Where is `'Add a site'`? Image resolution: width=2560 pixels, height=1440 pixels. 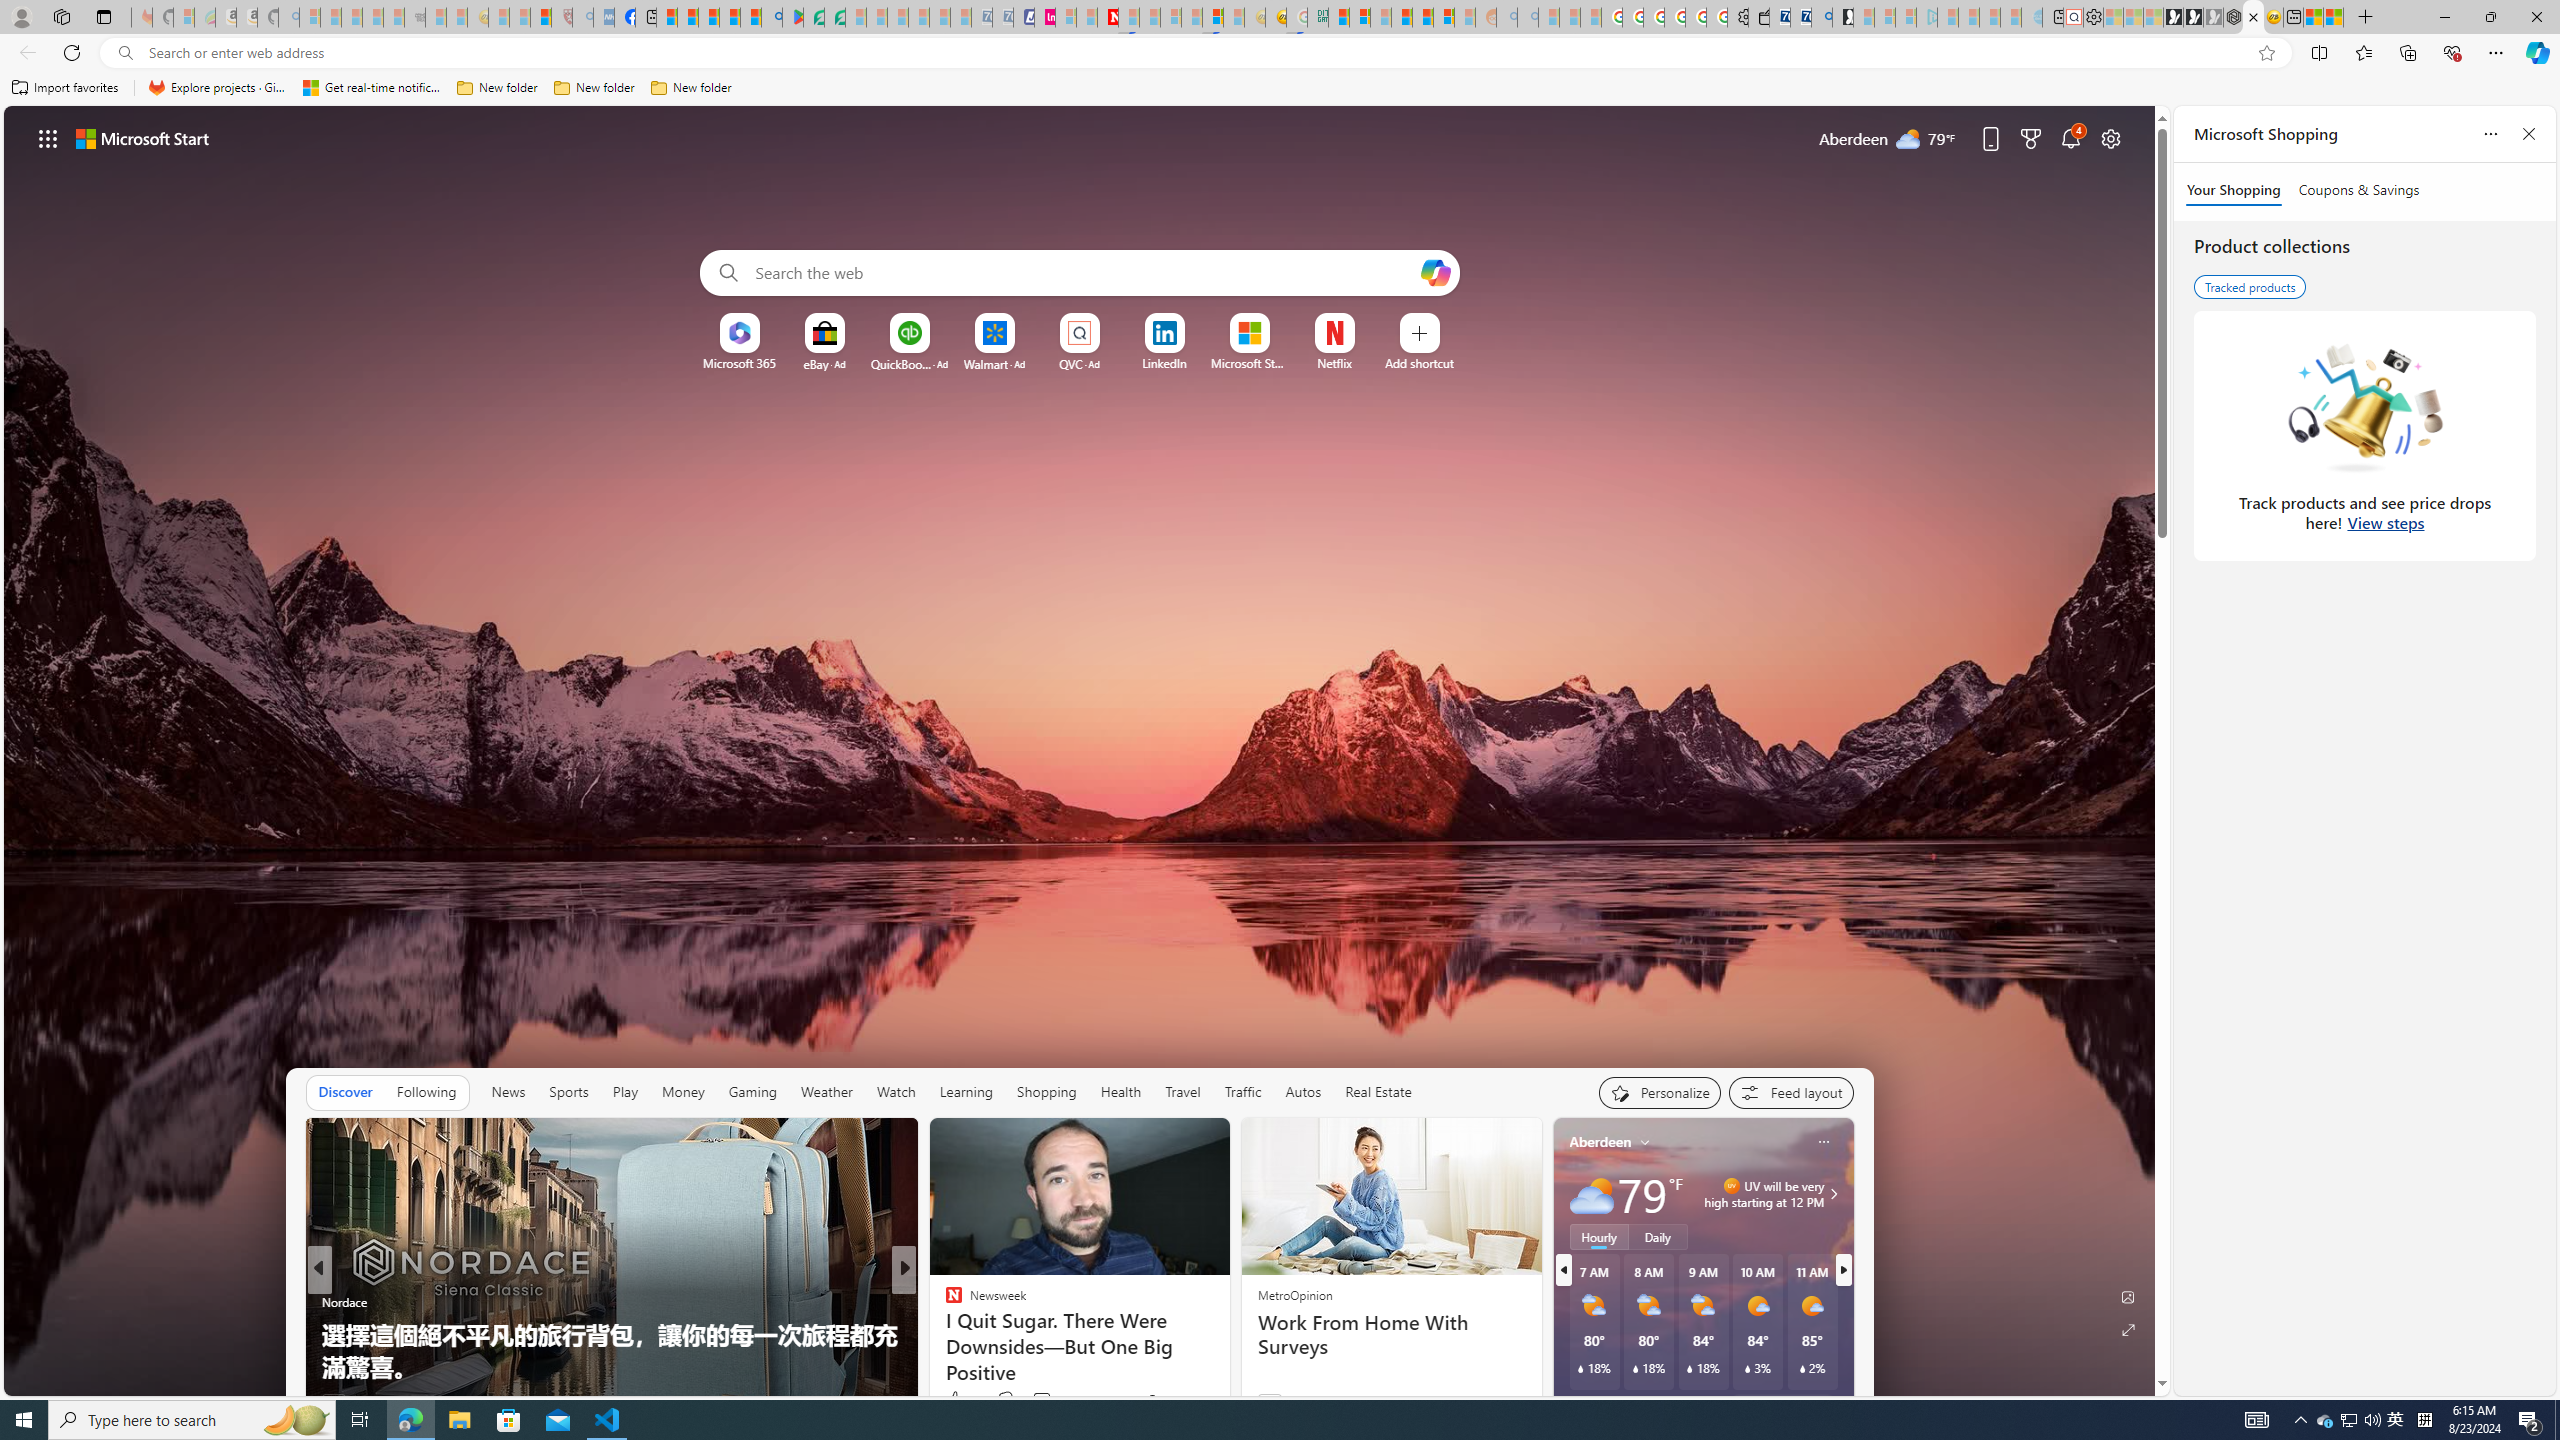 'Add a site' is located at coordinates (1418, 363).